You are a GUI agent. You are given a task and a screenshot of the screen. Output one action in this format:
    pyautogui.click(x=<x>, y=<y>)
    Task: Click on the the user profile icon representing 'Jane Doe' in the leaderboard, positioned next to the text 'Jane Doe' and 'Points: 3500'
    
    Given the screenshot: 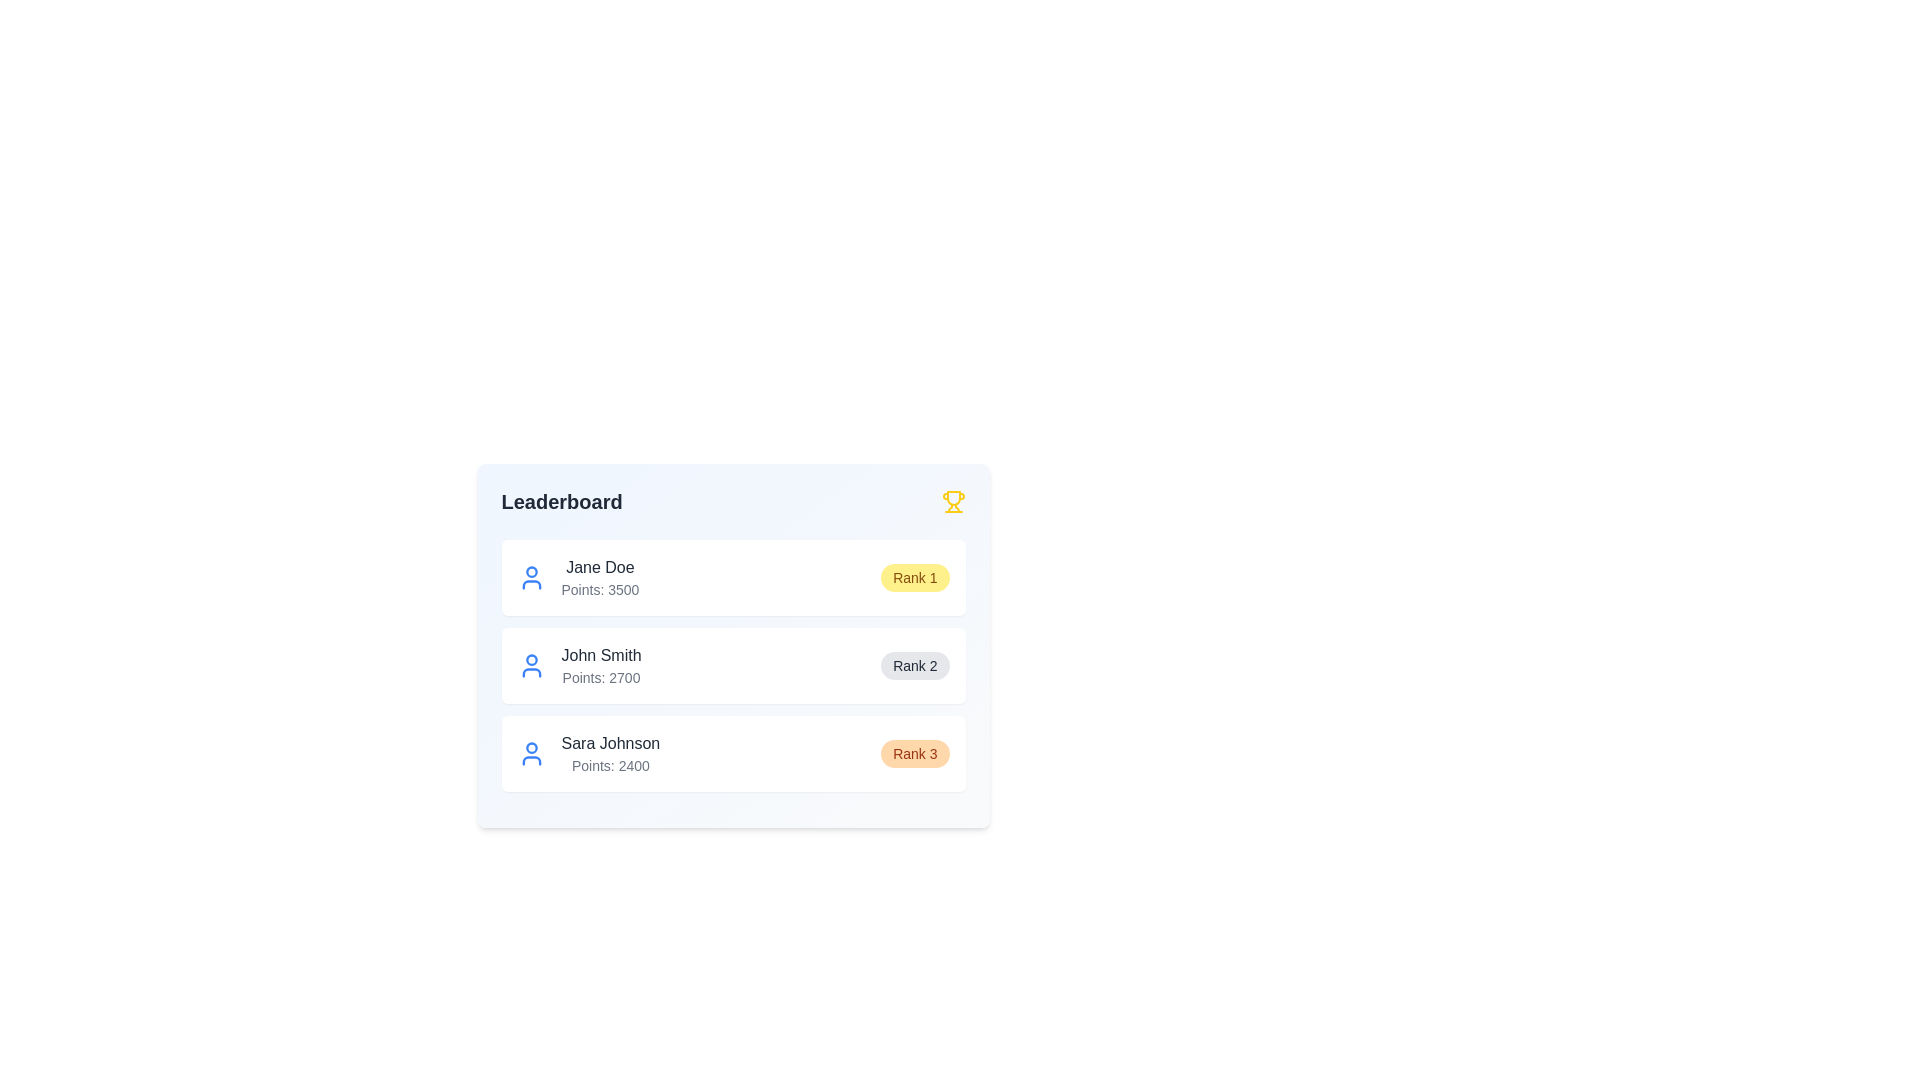 What is the action you would take?
    pyautogui.click(x=531, y=578)
    